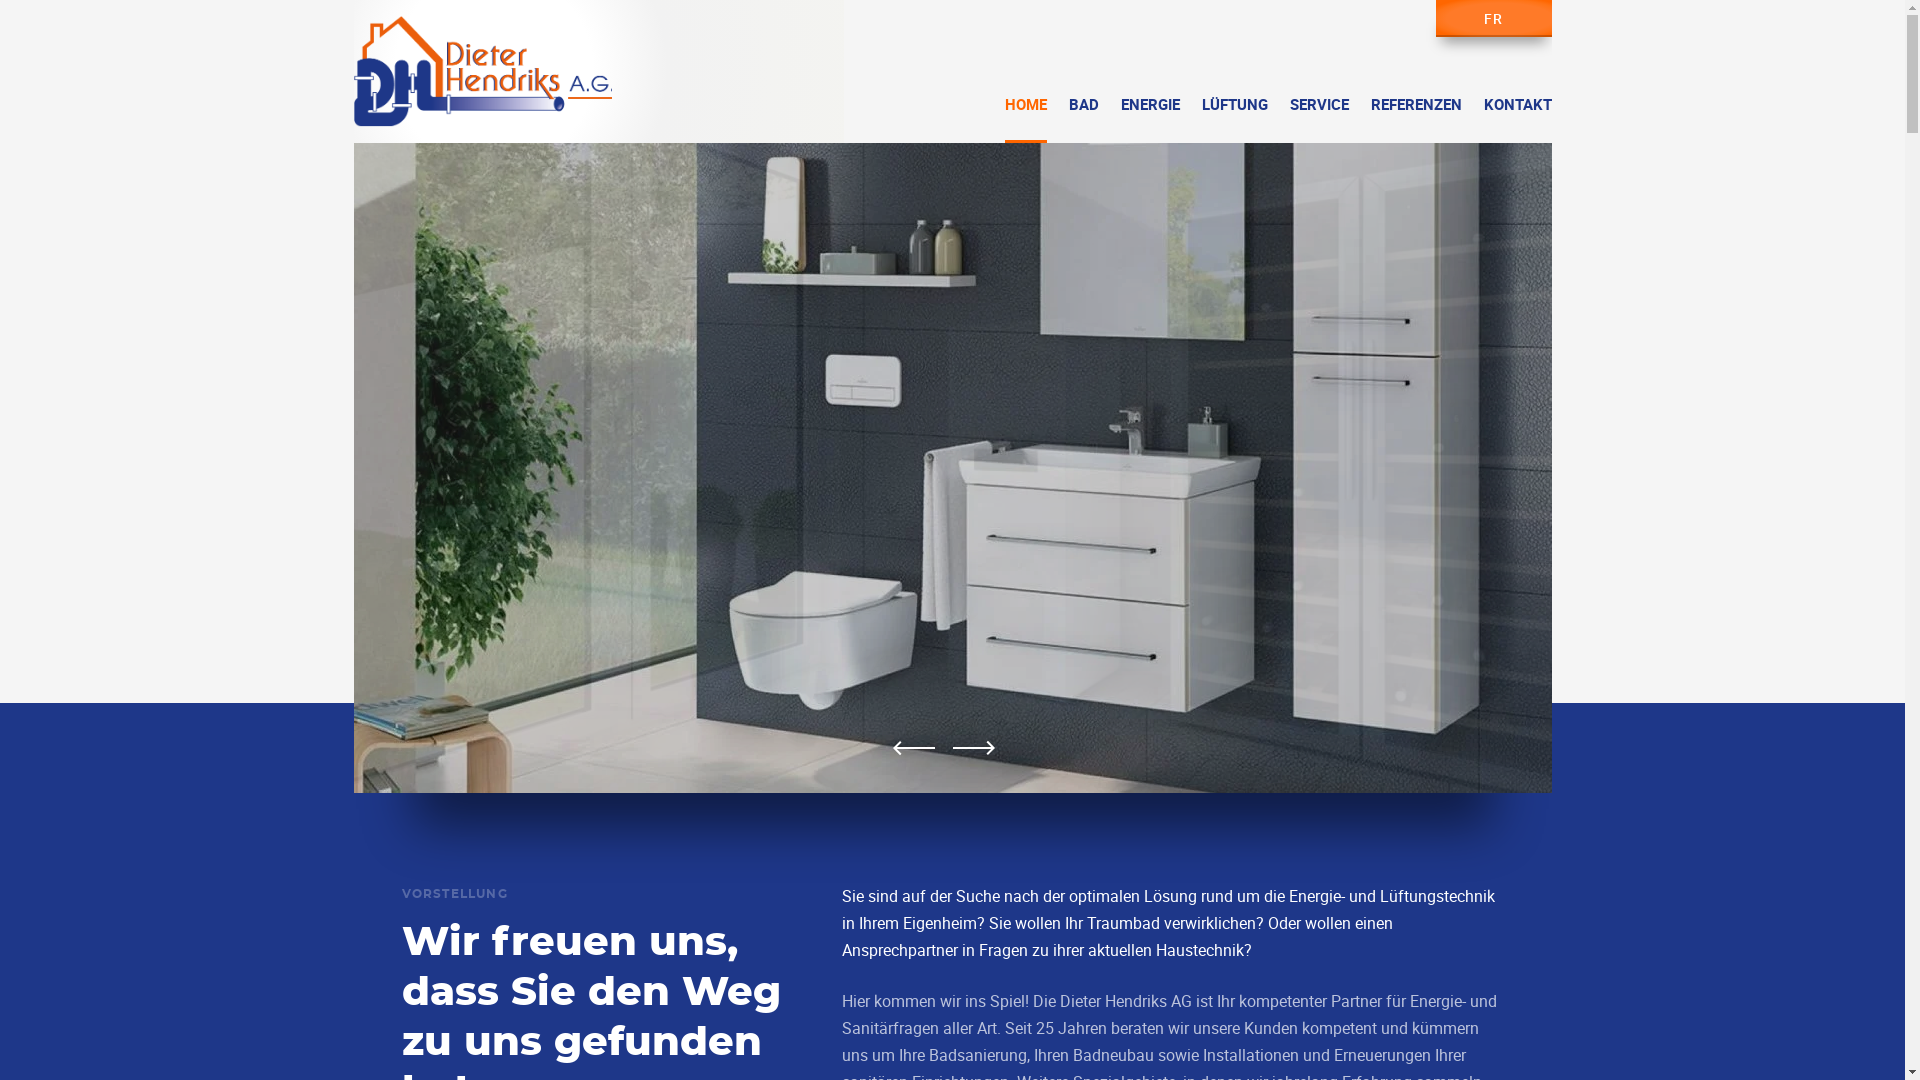 This screenshot has height=1080, width=1920. Describe the element at coordinates (1082, 119) in the screenshot. I see `'BAD'` at that location.